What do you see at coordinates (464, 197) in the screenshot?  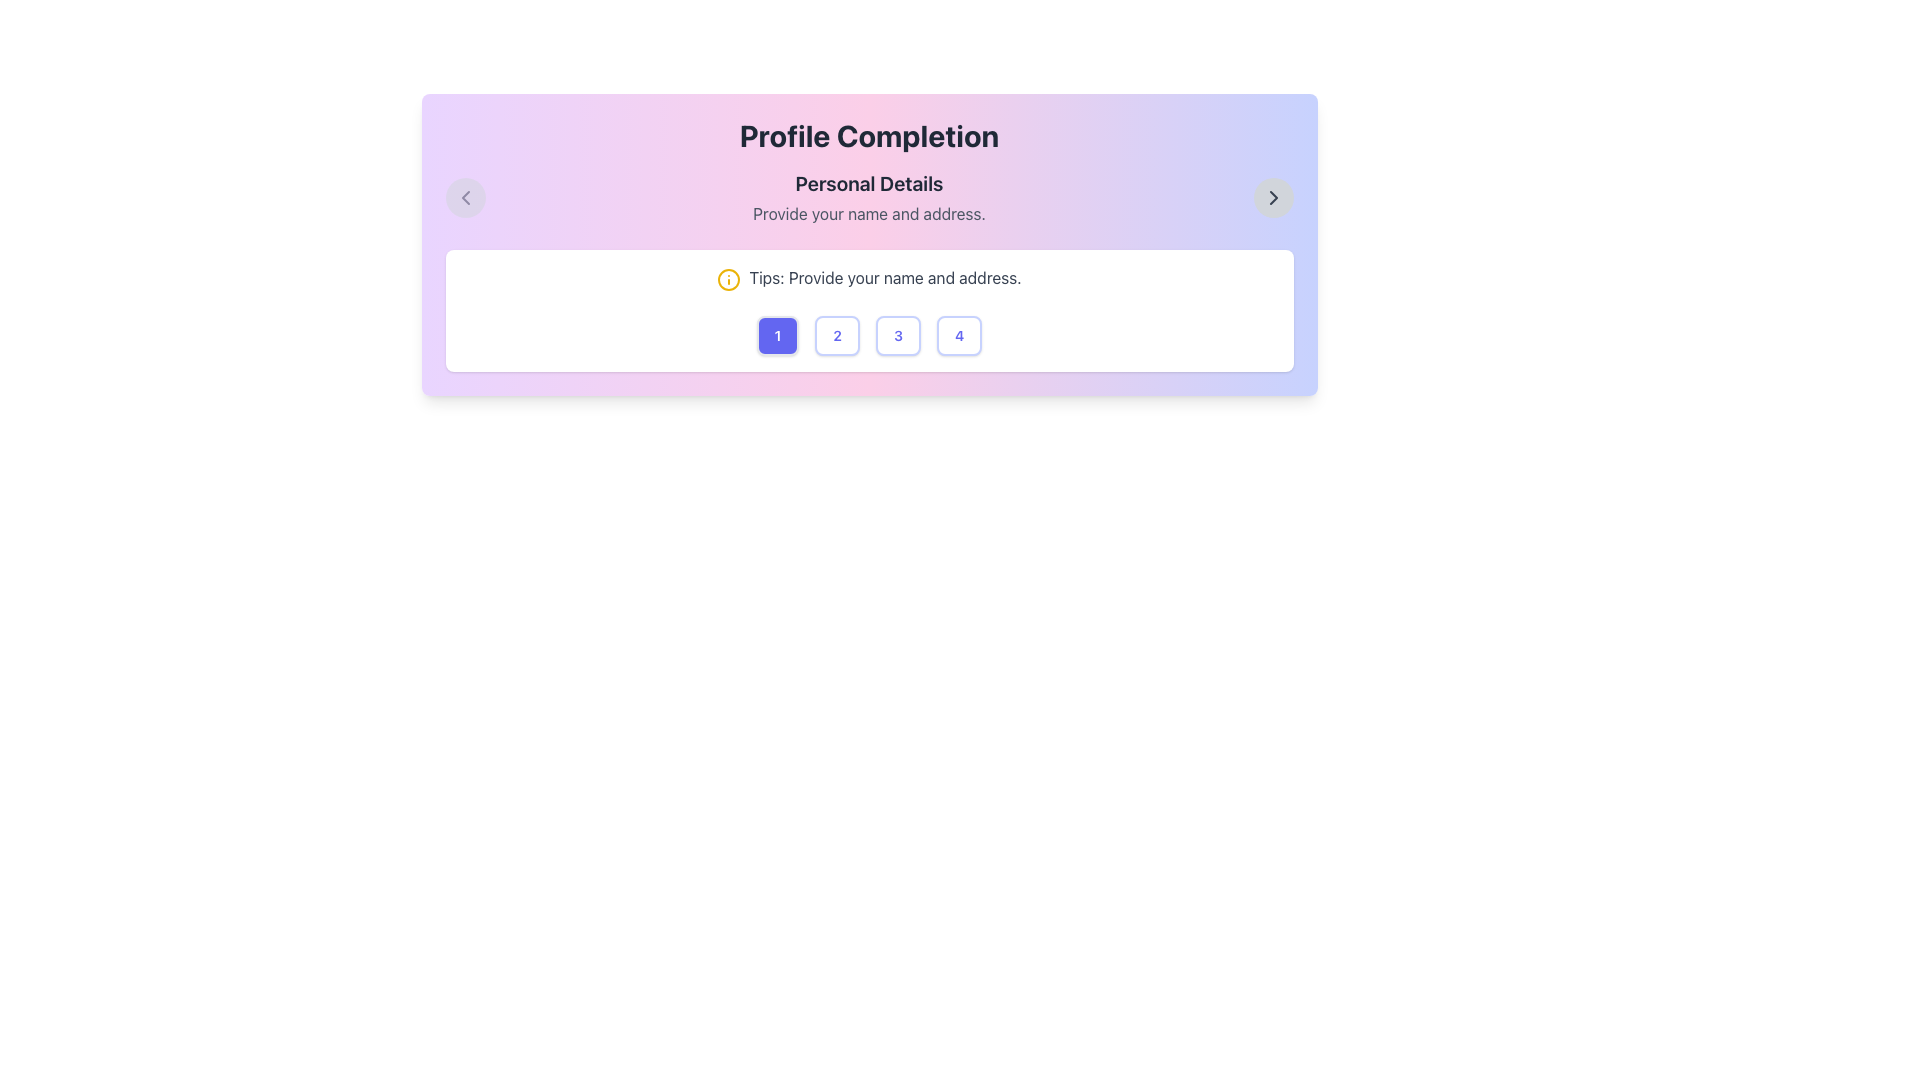 I see `the circular gray button with a left-facing chevron icon located in the header section of the 'Profile Completion' card` at bounding box center [464, 197].